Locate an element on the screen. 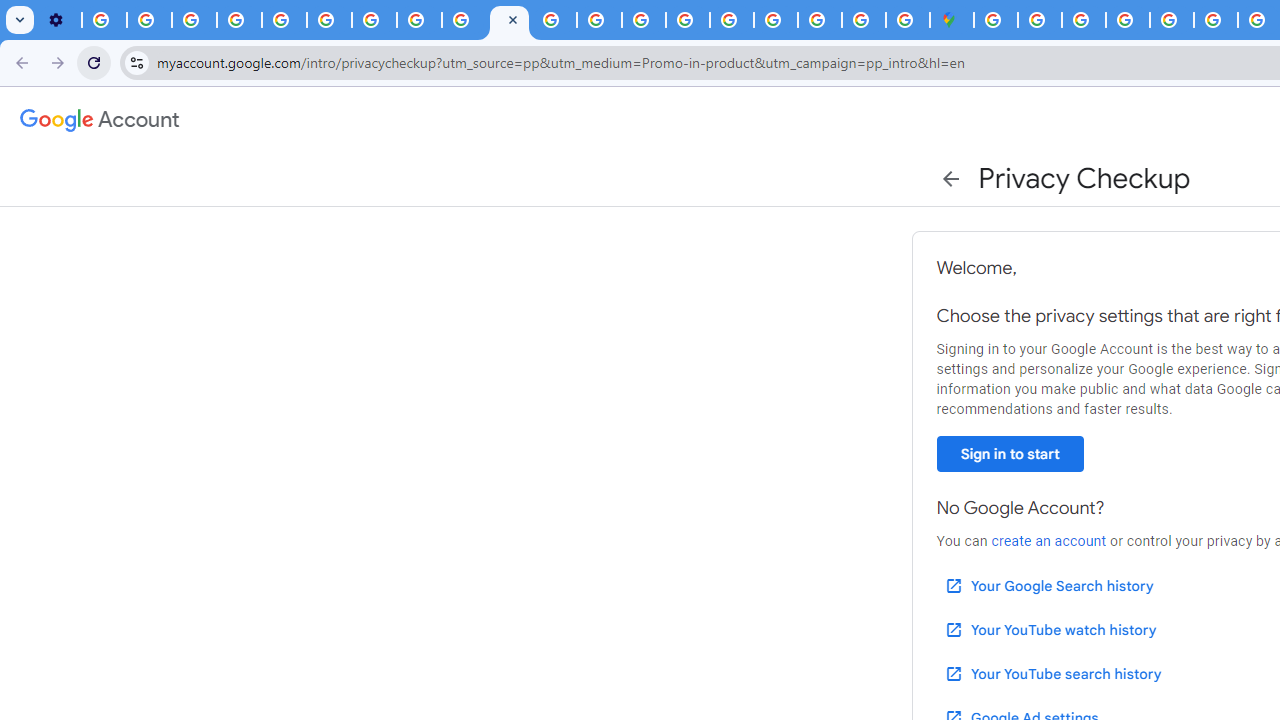  'Your Google Search history' is located at coordinates (1047, 585).